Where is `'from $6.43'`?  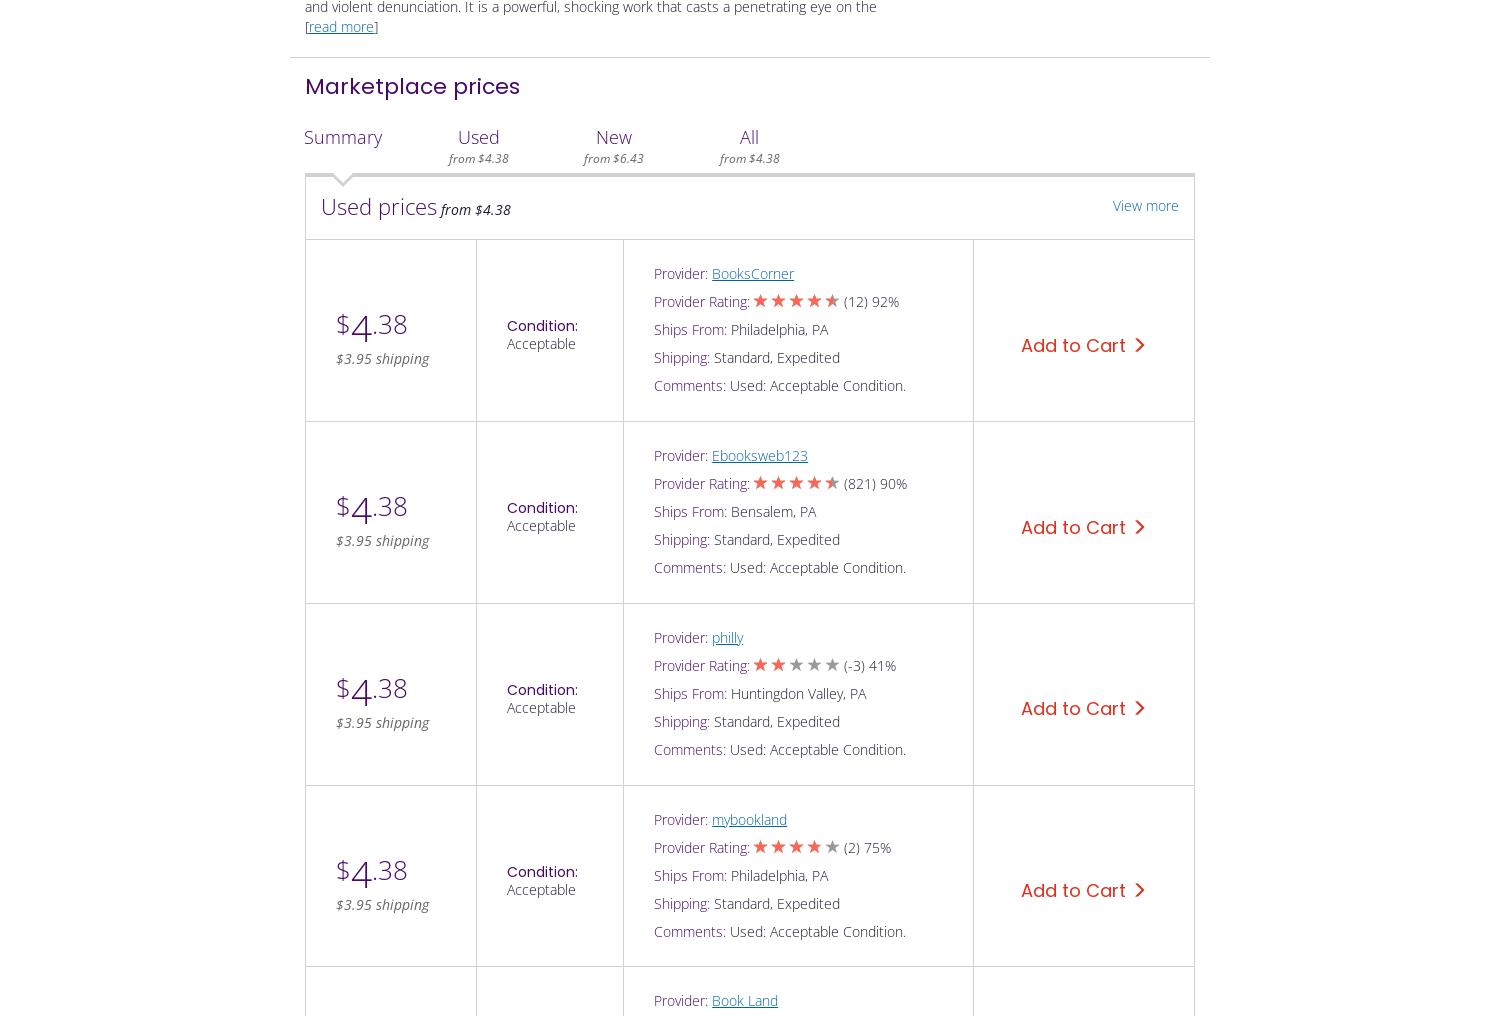 'from $6.43' is located at coordinates (612, 156).